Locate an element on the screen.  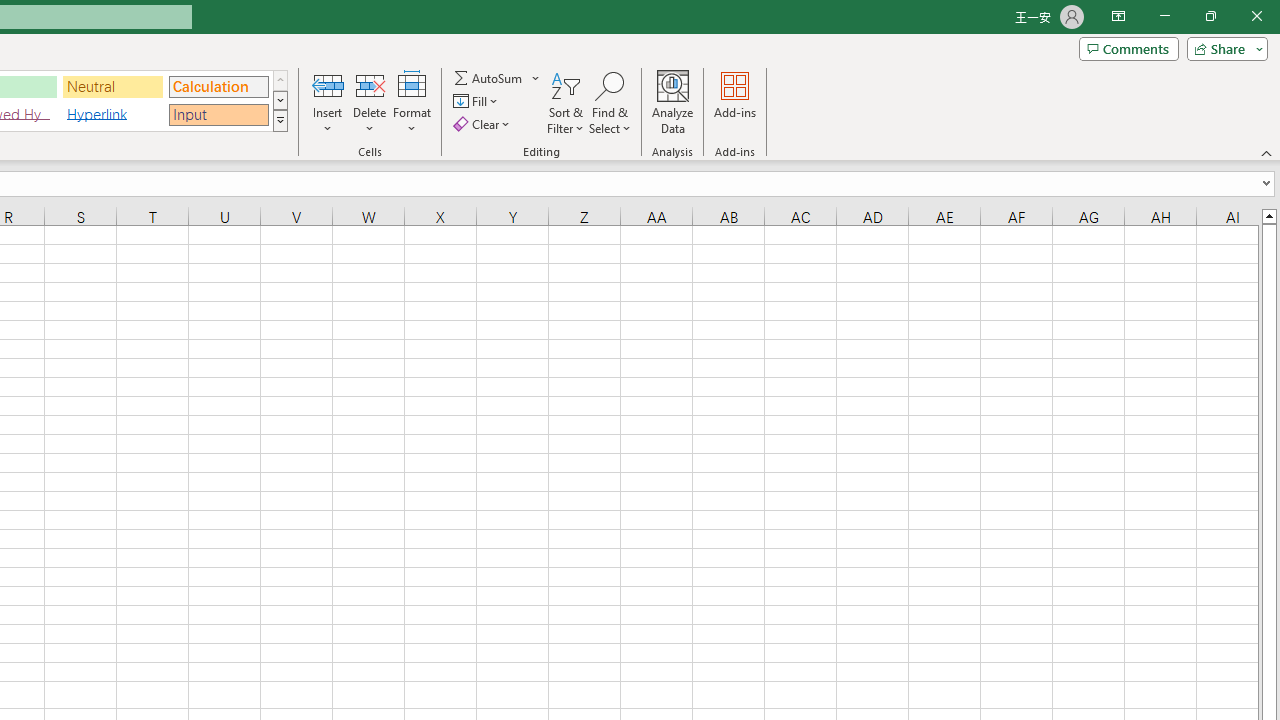
'Row Down' is located at coordinates (279, 100).